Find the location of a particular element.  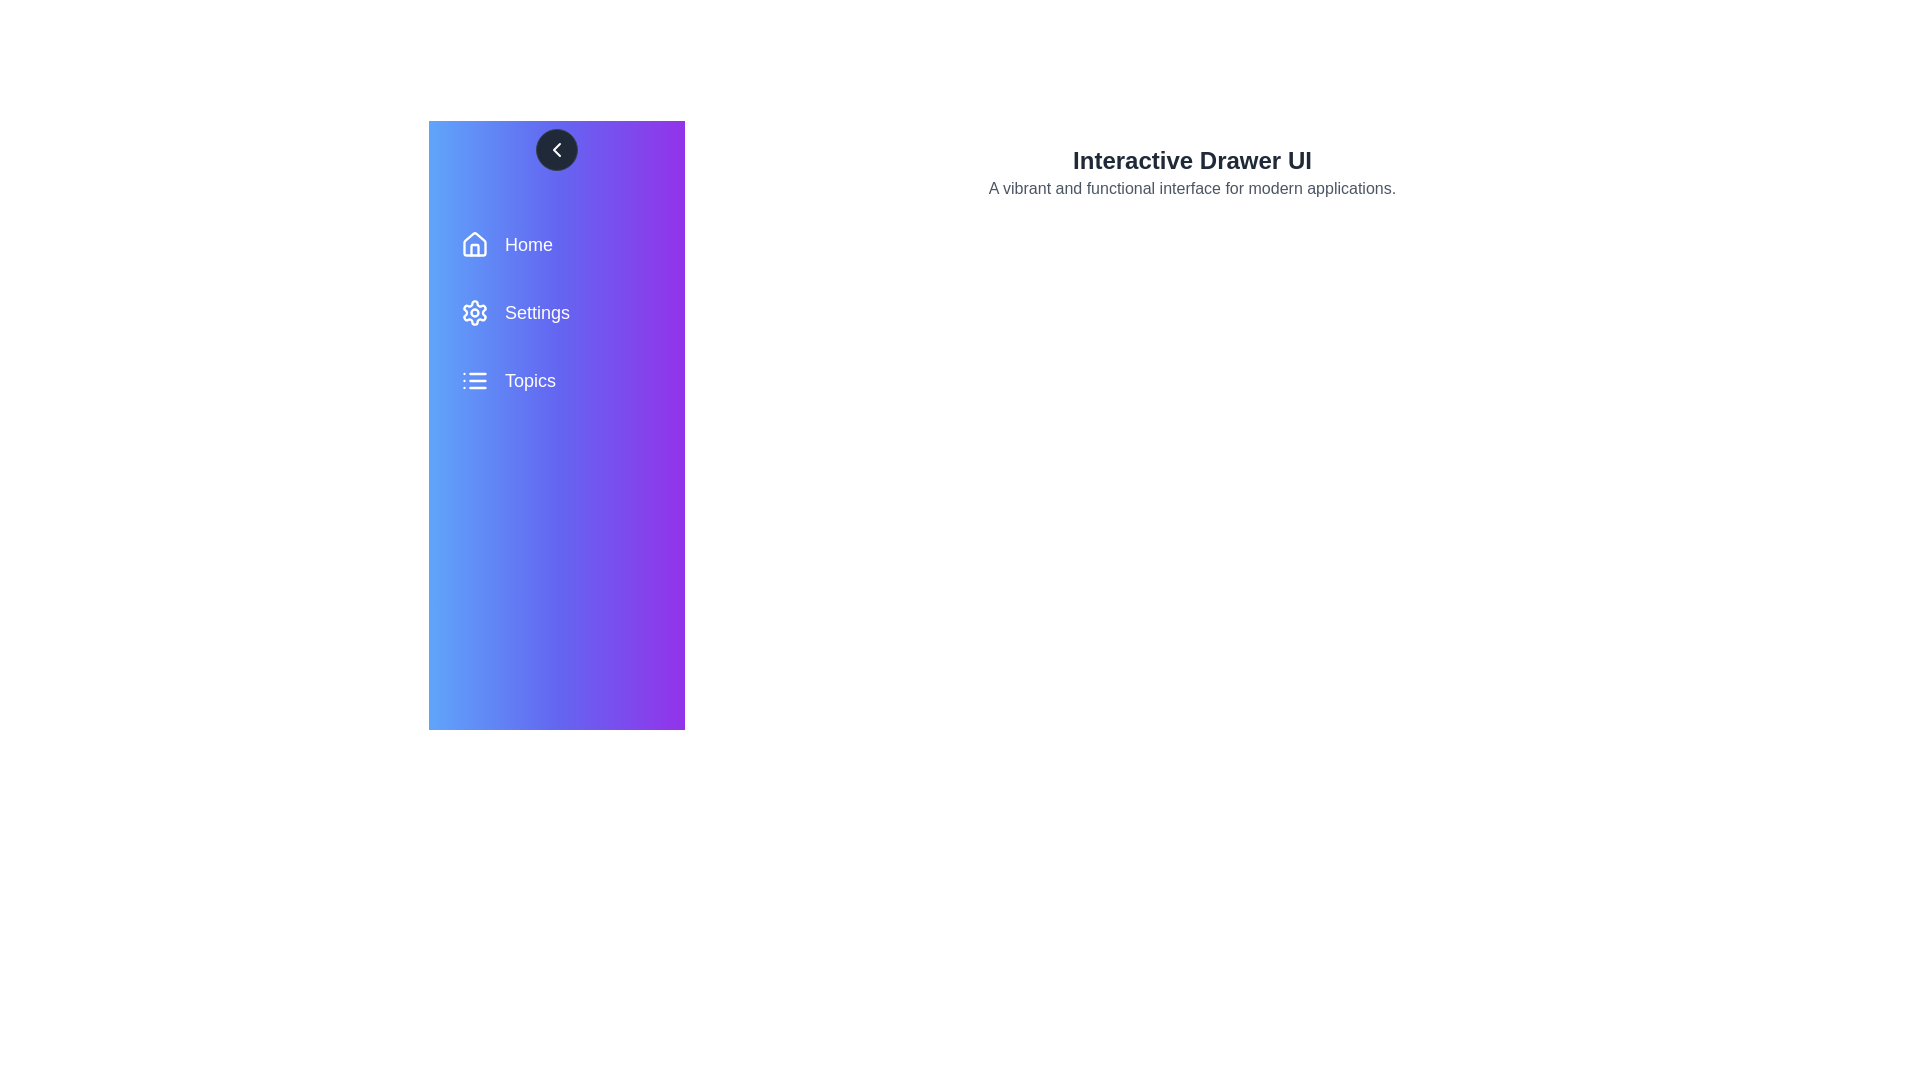

the menu item Topics to view its hover effect is located at coordinates (556, 381).